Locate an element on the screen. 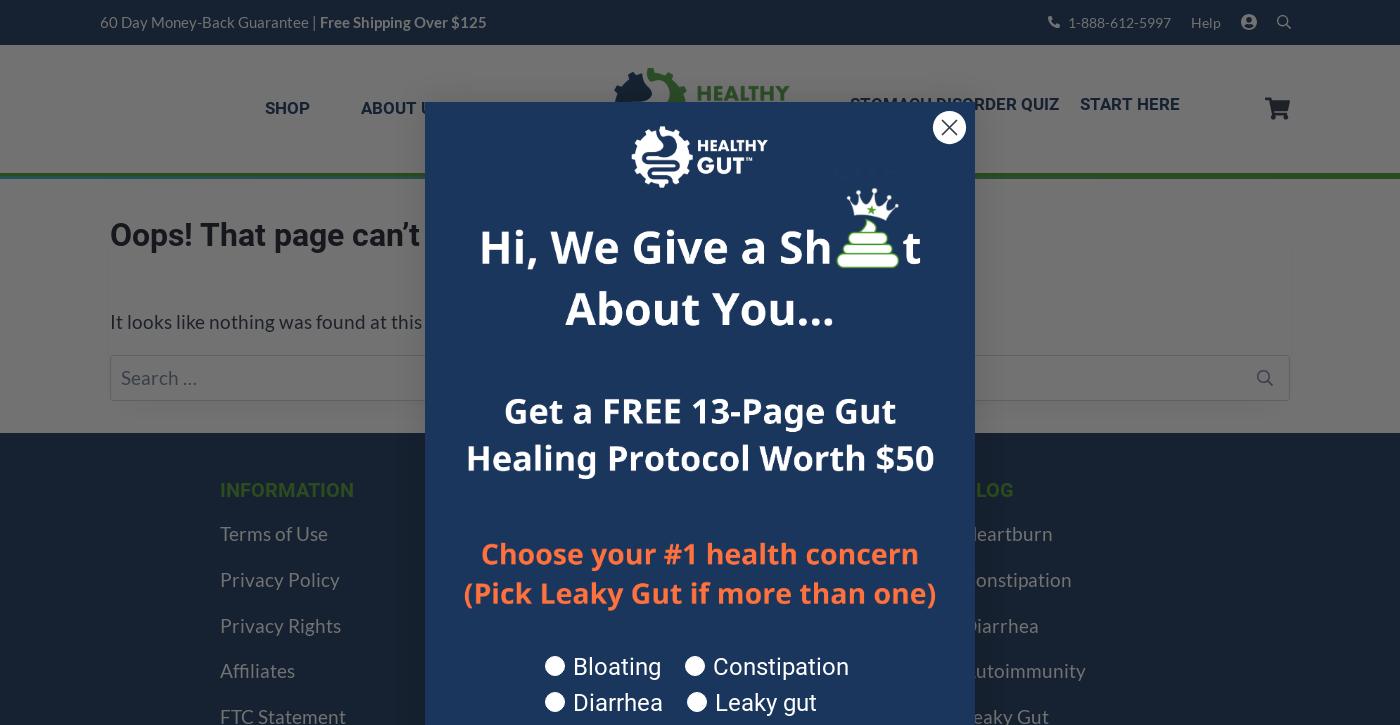 Image resolution: width=1400 pixels, height=725 pixels. 'Diarrhea' is located at coordinates (1000, 623).